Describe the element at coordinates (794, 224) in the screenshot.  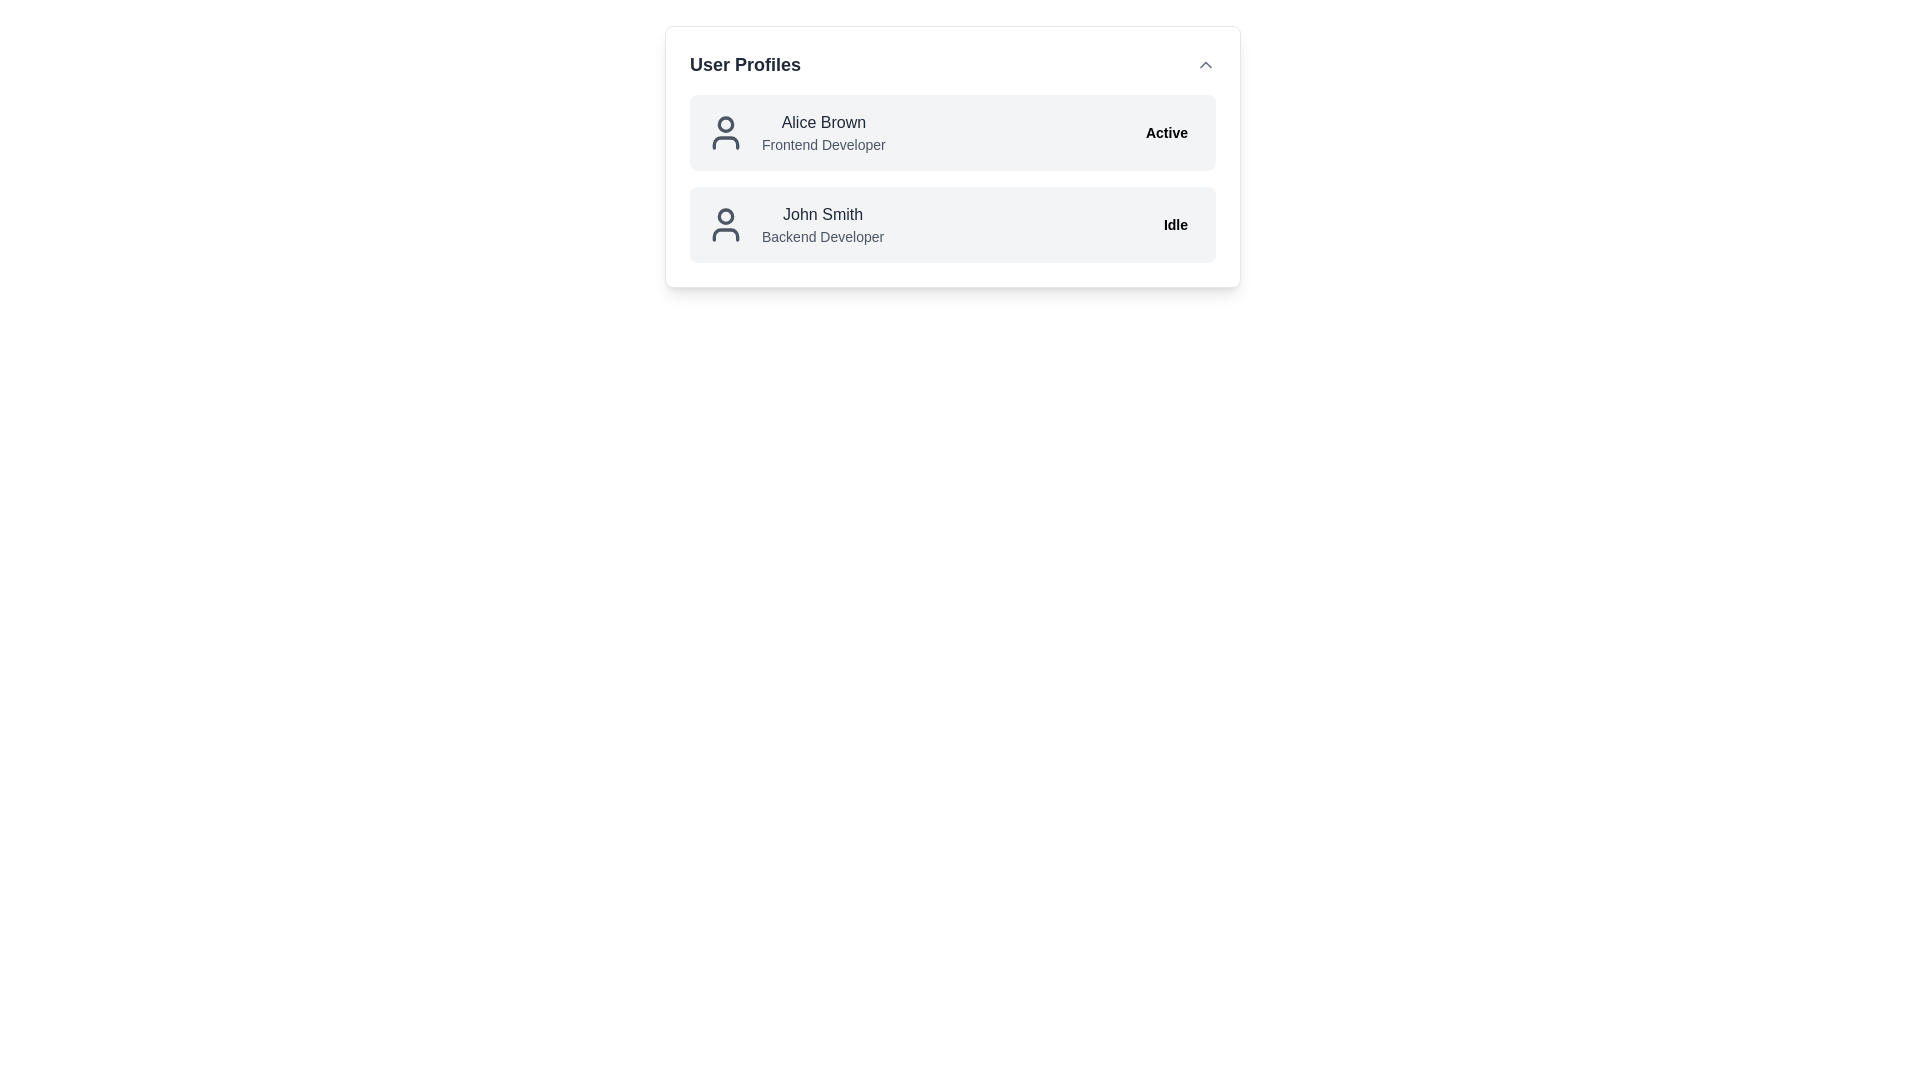
I see `the text display element showing 'John Smith' and 'Backend Developer' in the User Profiles section by moving the cursor to its center point` at that location.